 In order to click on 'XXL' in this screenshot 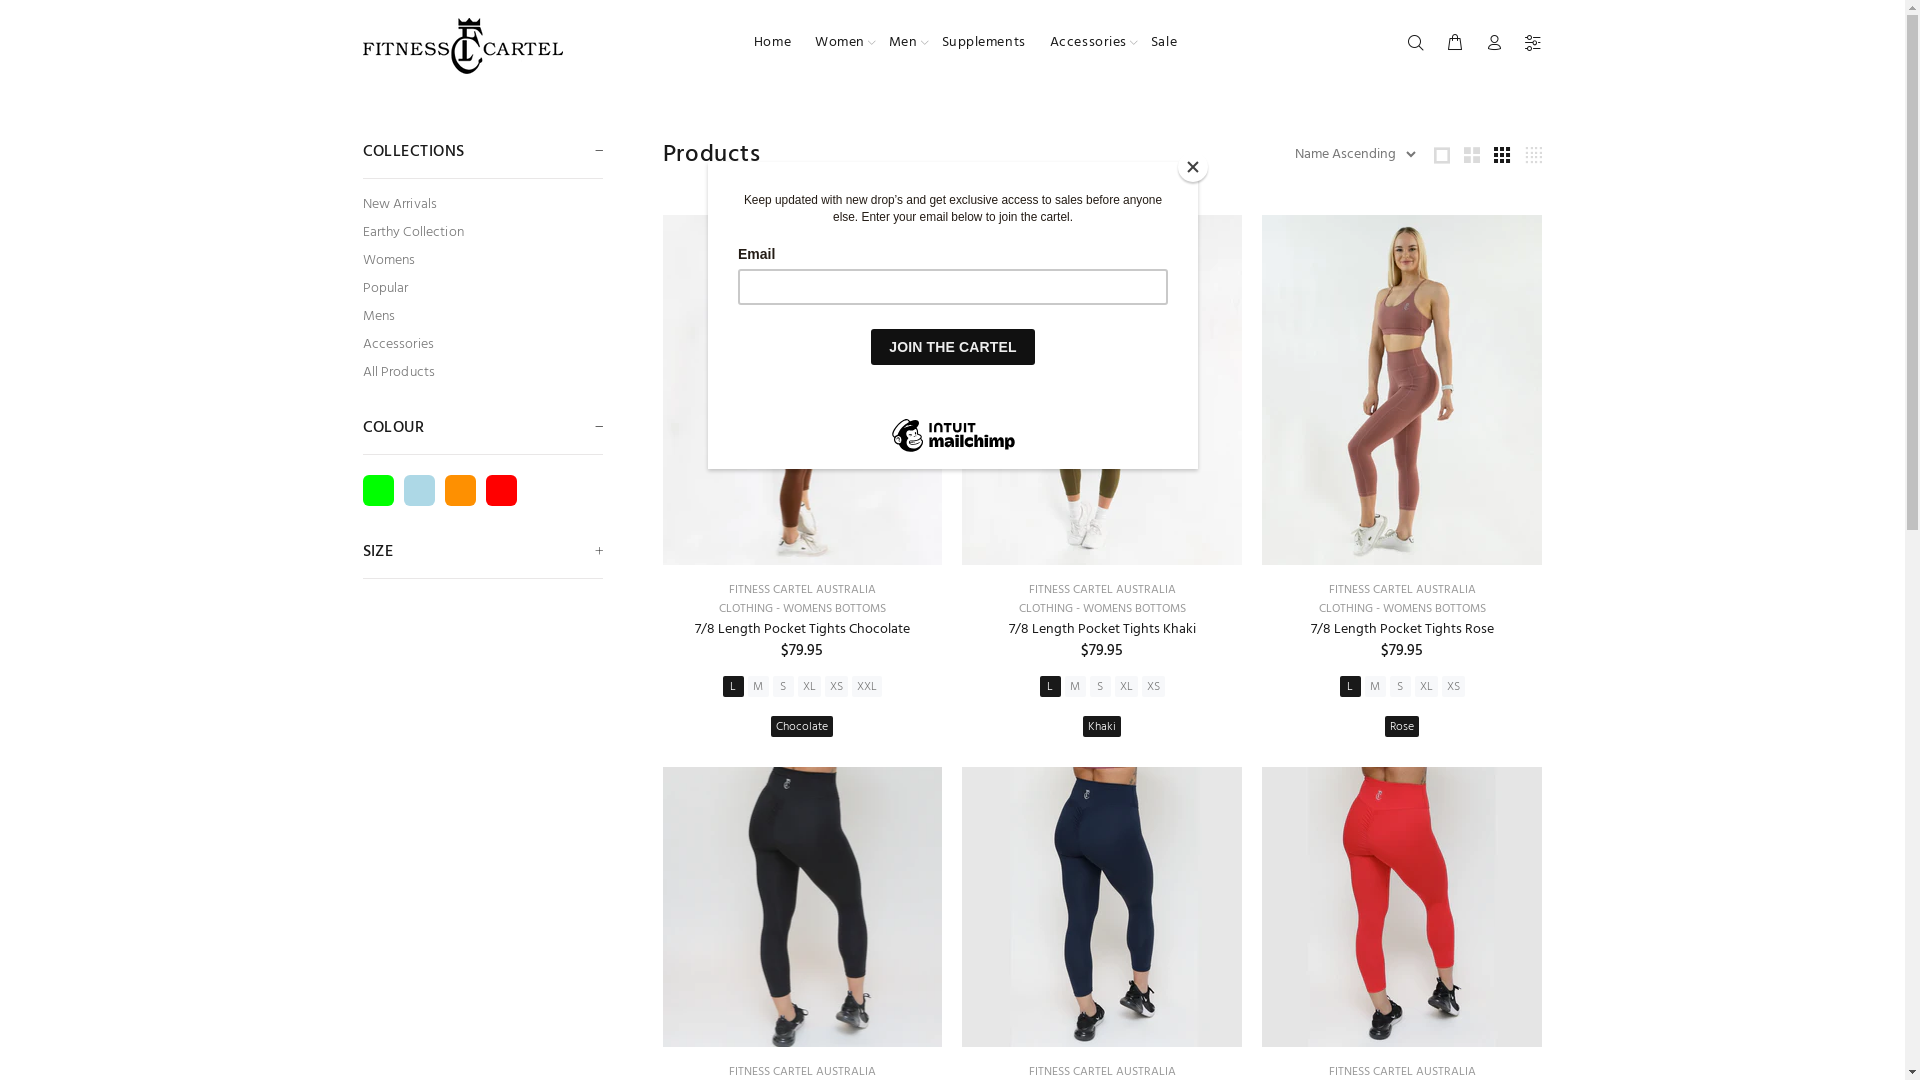, I will do `click(851, 685)`.